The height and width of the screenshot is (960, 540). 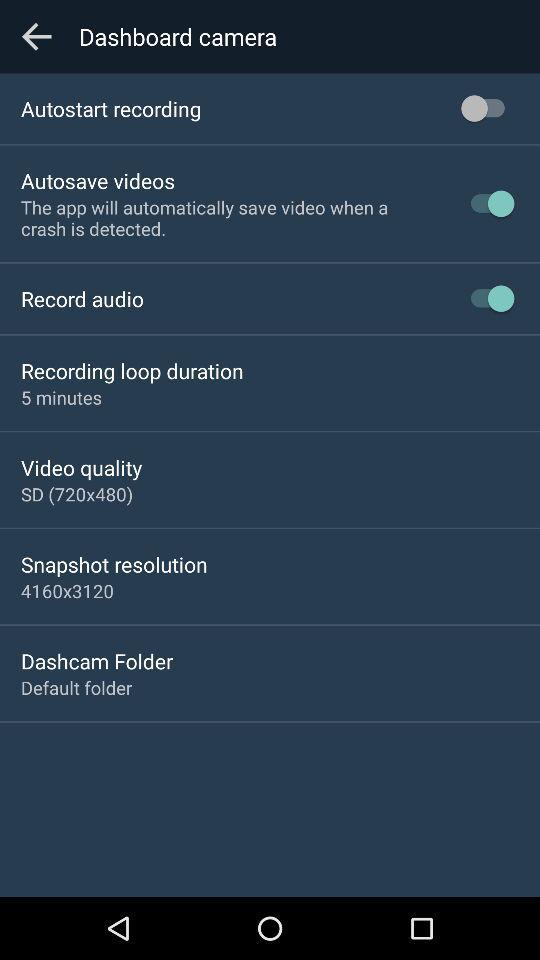 I want to click on record audio app, so click(x=81, y=297).